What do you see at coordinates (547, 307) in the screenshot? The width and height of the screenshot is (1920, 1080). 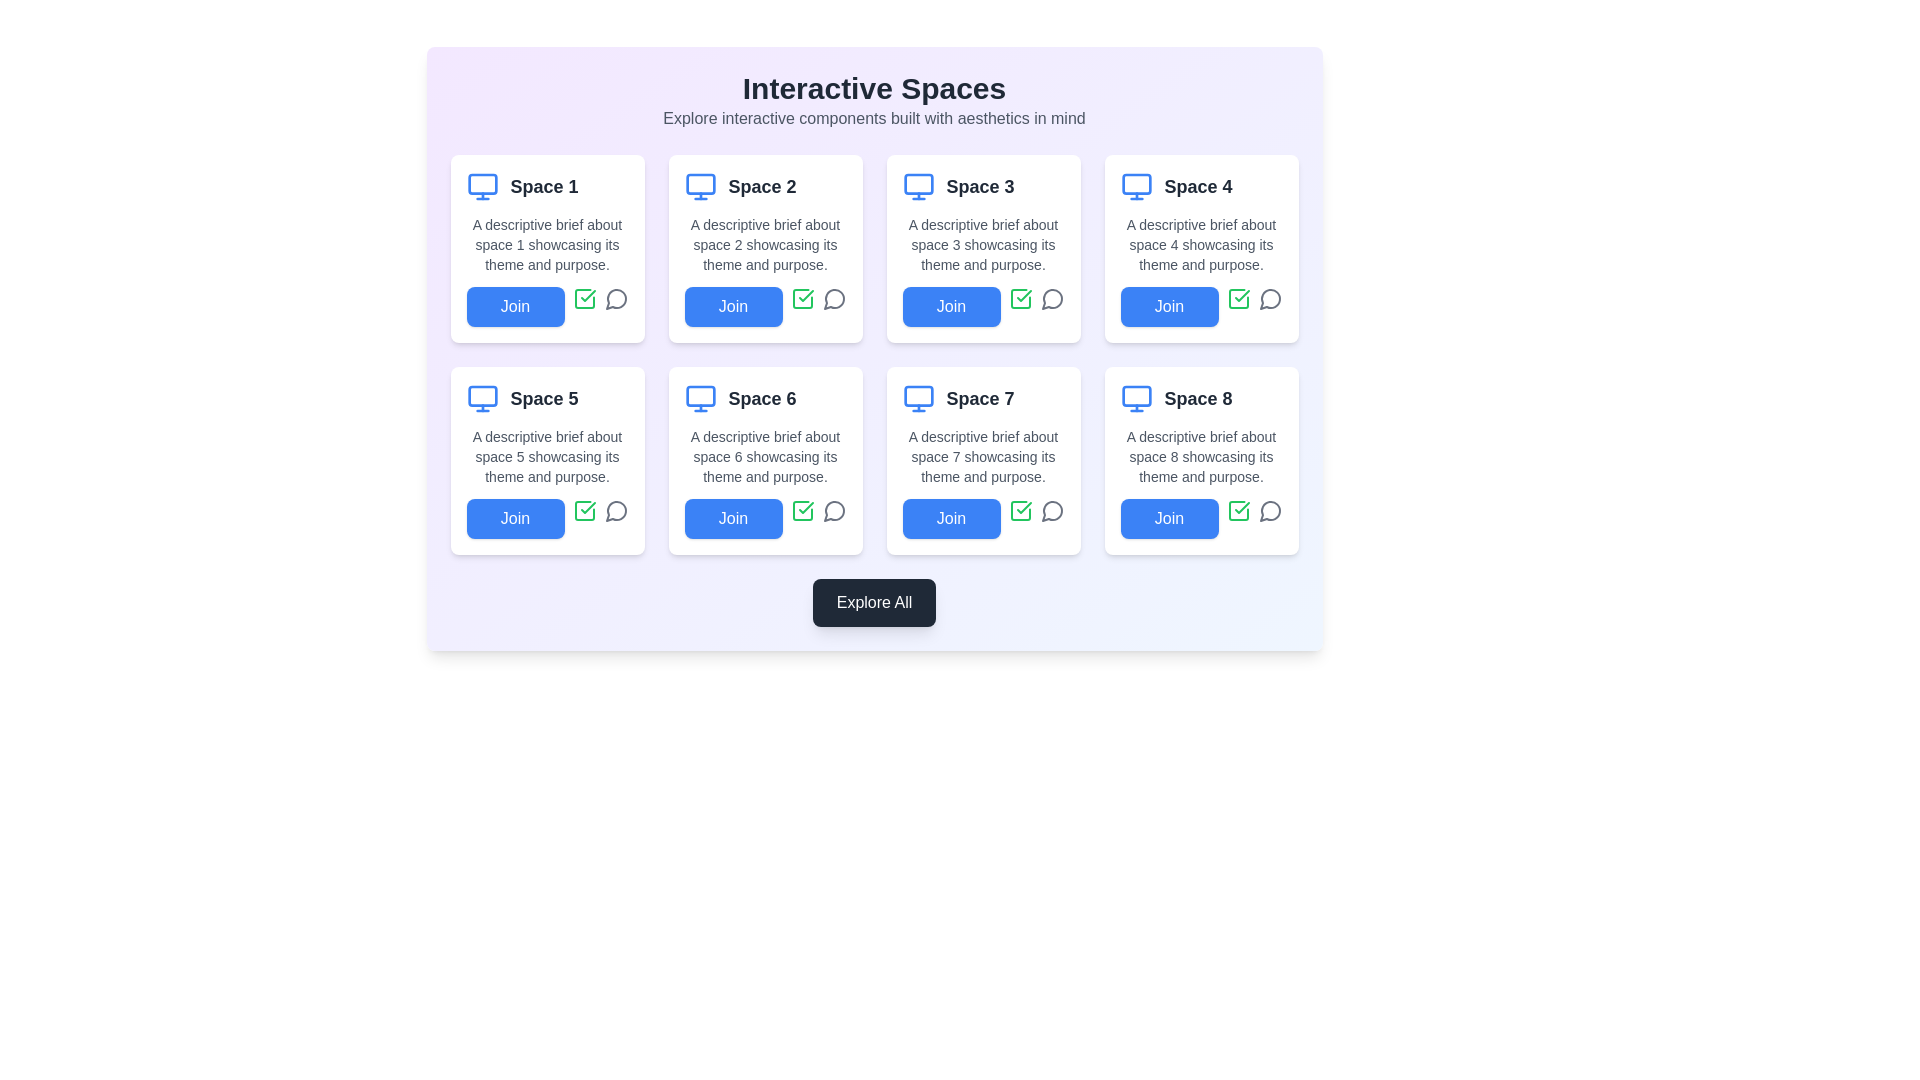 I see `the 'Join' button located at the bottom center of the 'Space 1' card to join the respective space` at bounding box center [547, 307].